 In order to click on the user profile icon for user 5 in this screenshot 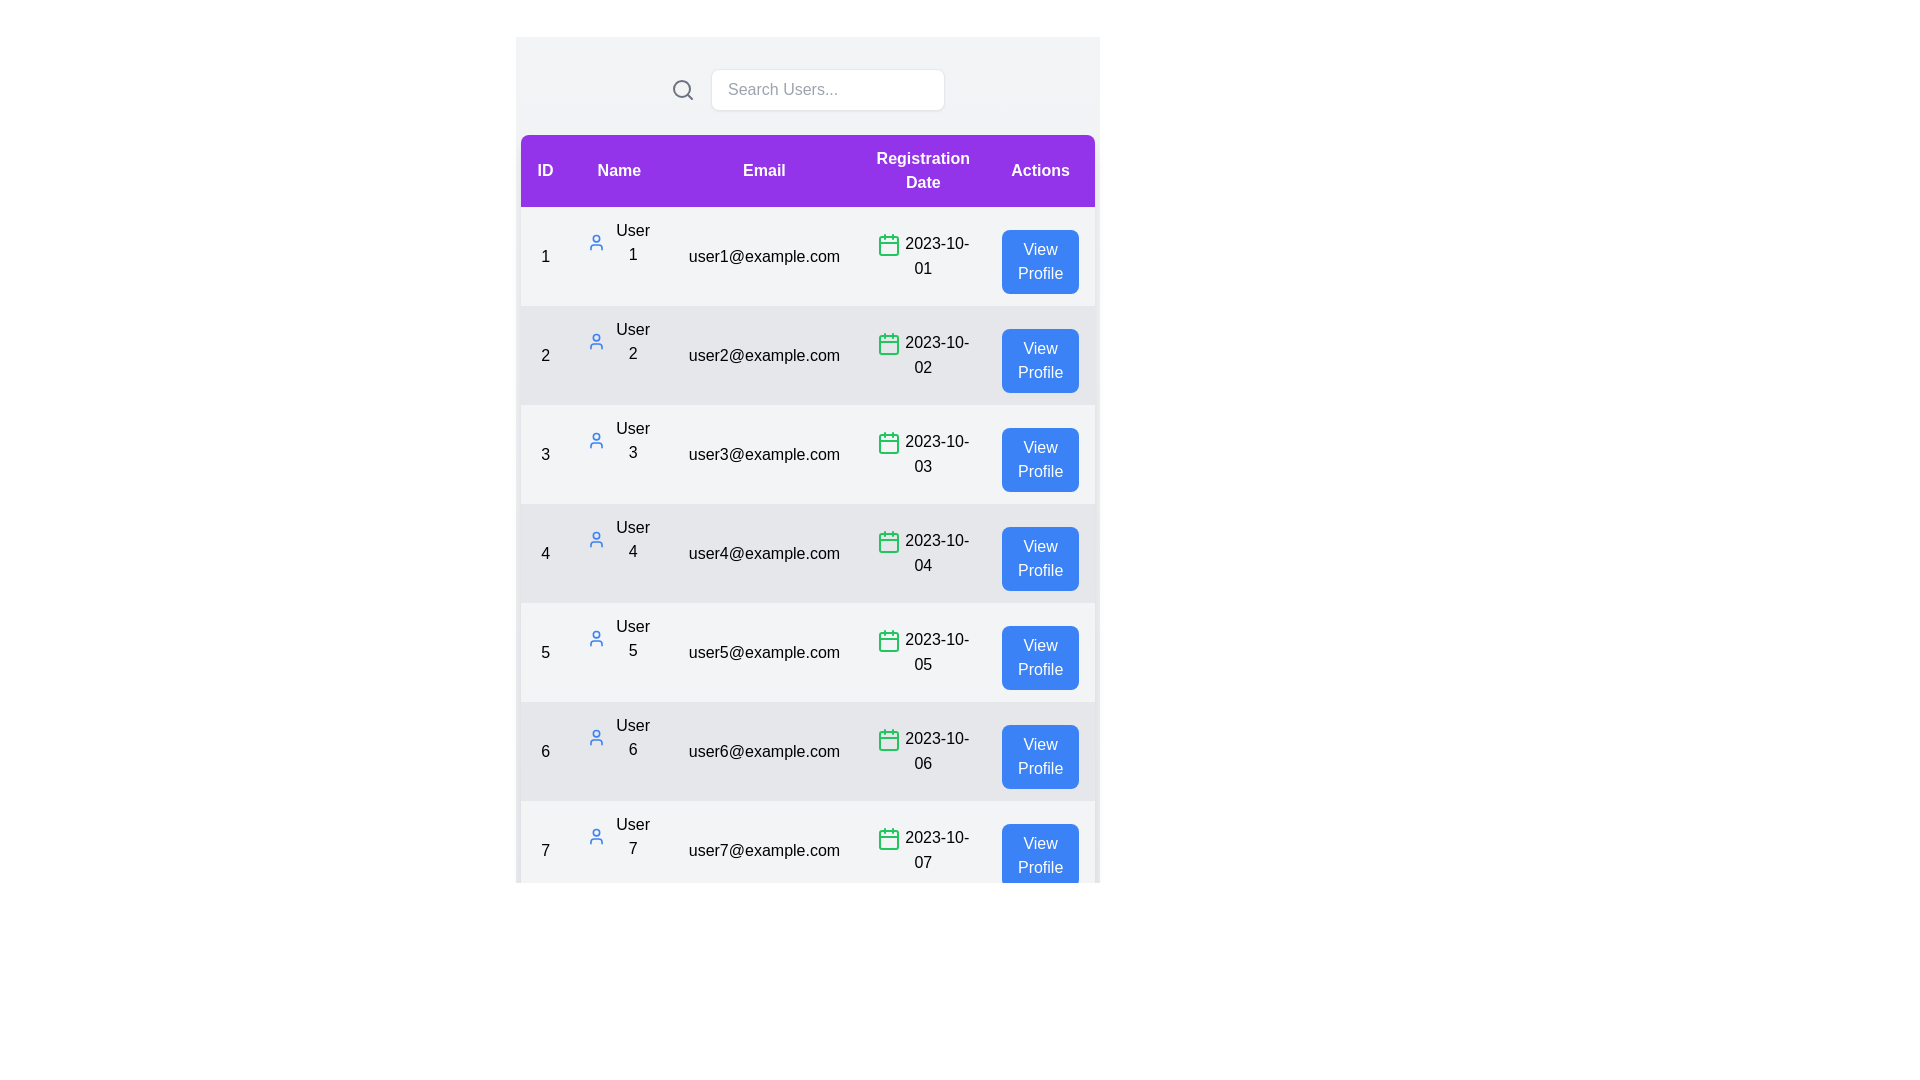, I will do `click(595, 639)`.